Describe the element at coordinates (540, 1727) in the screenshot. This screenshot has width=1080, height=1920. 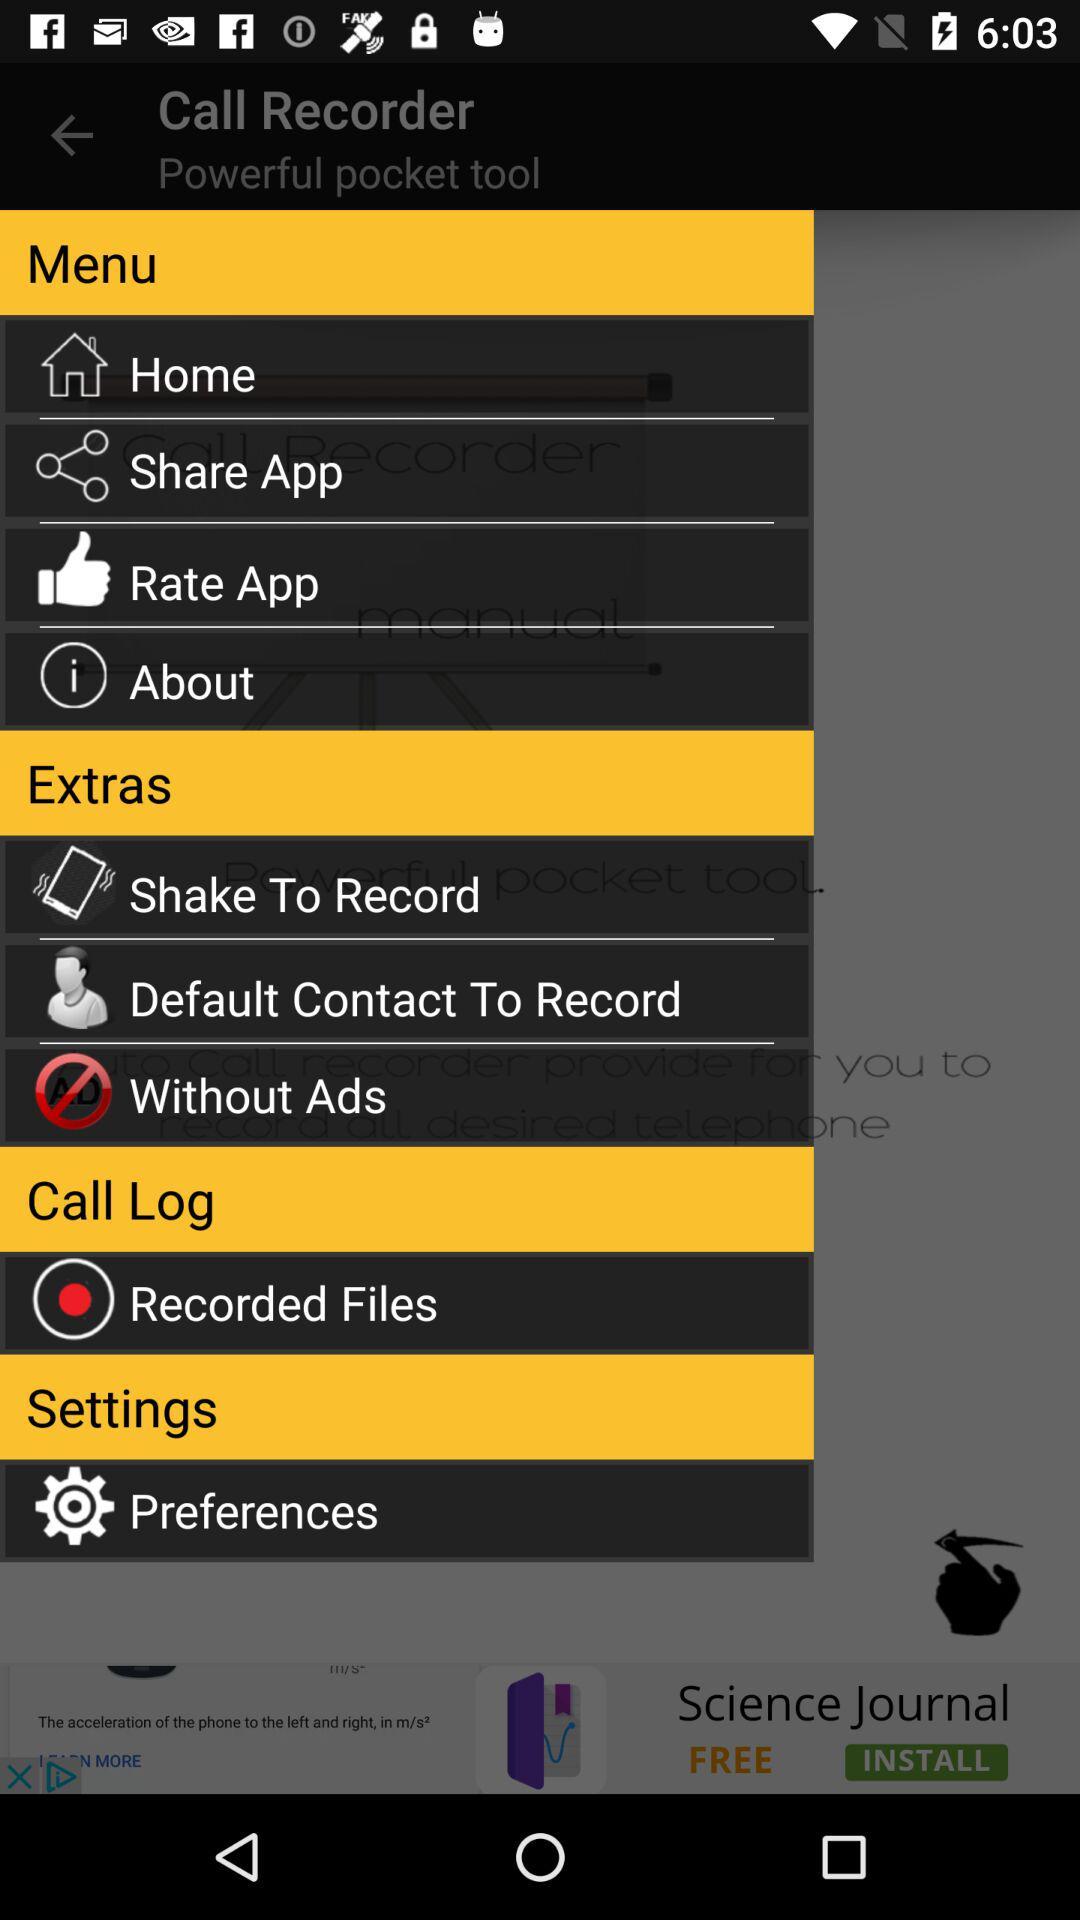
I see `advertisement banner` at that location.